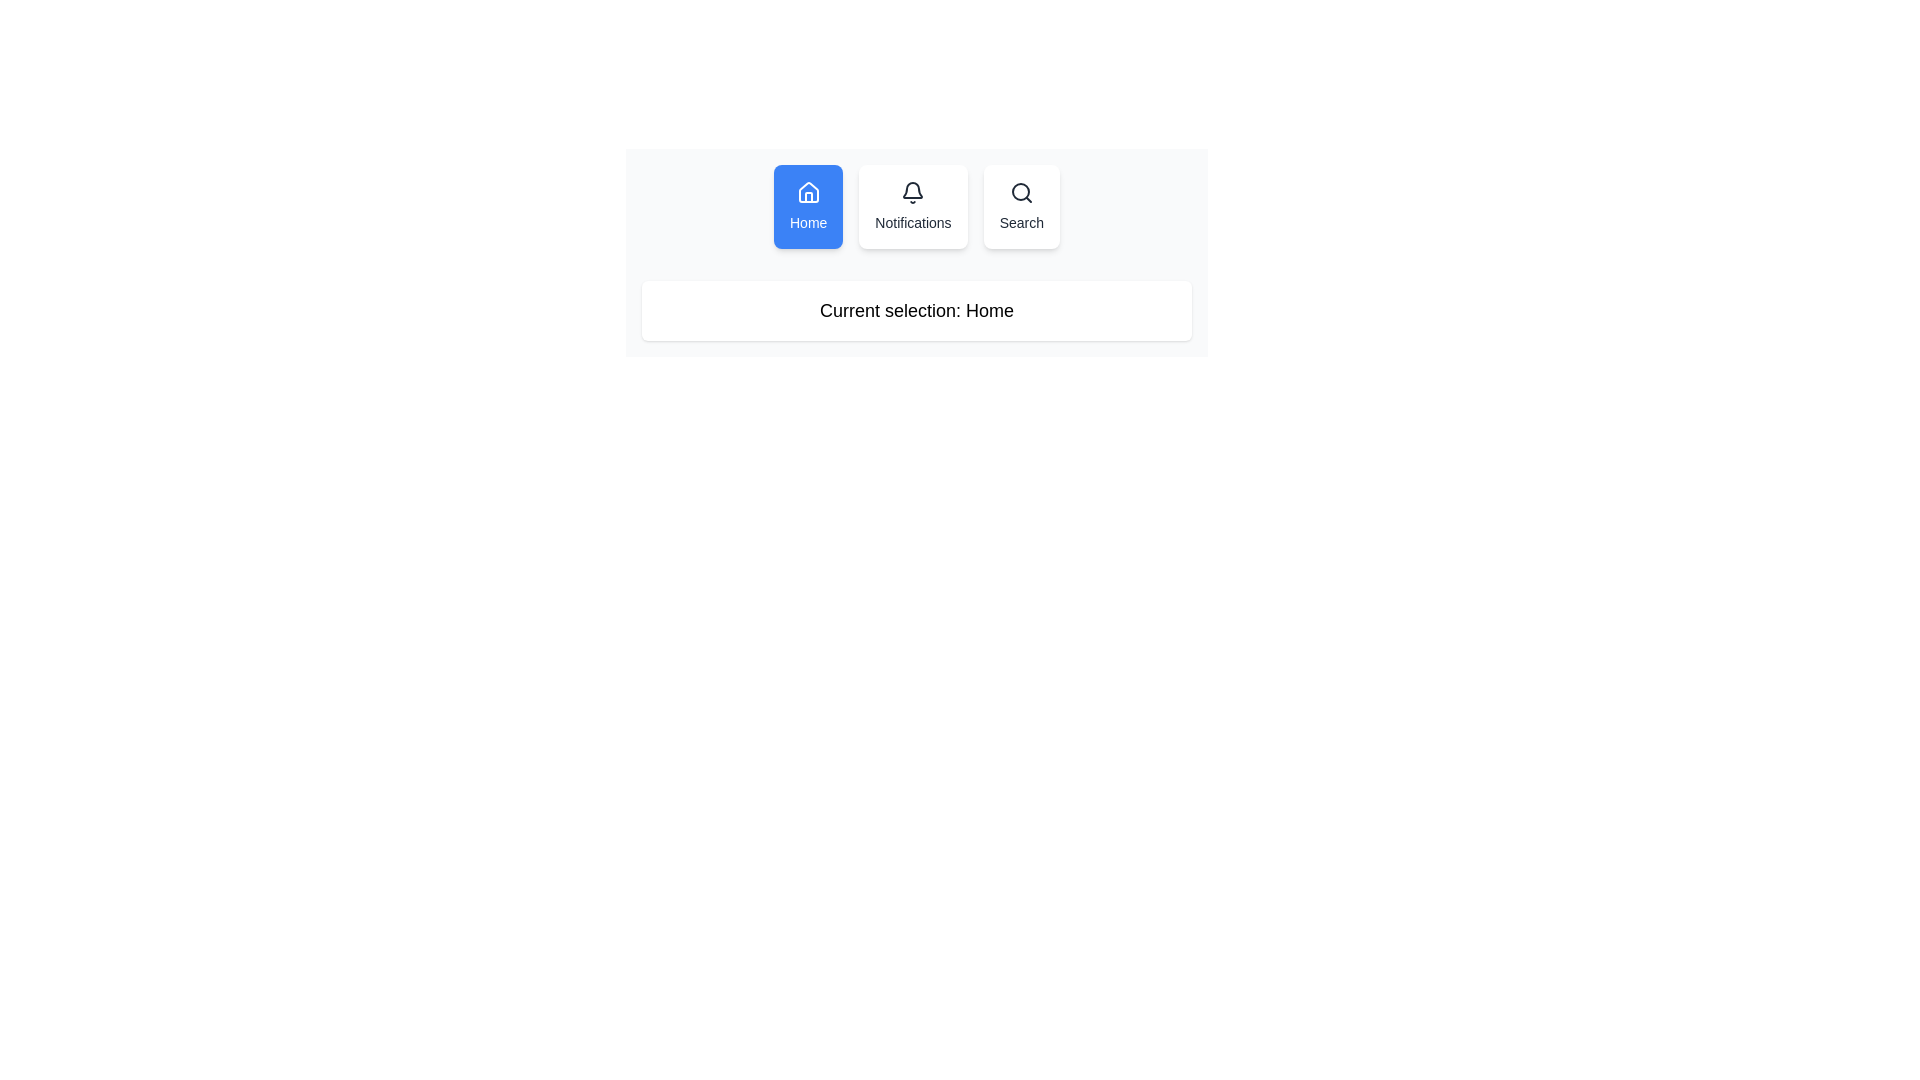 The width and height of the screenshot is (1920, 1080). What do you see at coordinates (808, 207) in the screenshot?
I see `the home navigation button, which is the leftmost button in a horizontal row of three buttons, to scale it slightly` at bounding box center [808, 207].